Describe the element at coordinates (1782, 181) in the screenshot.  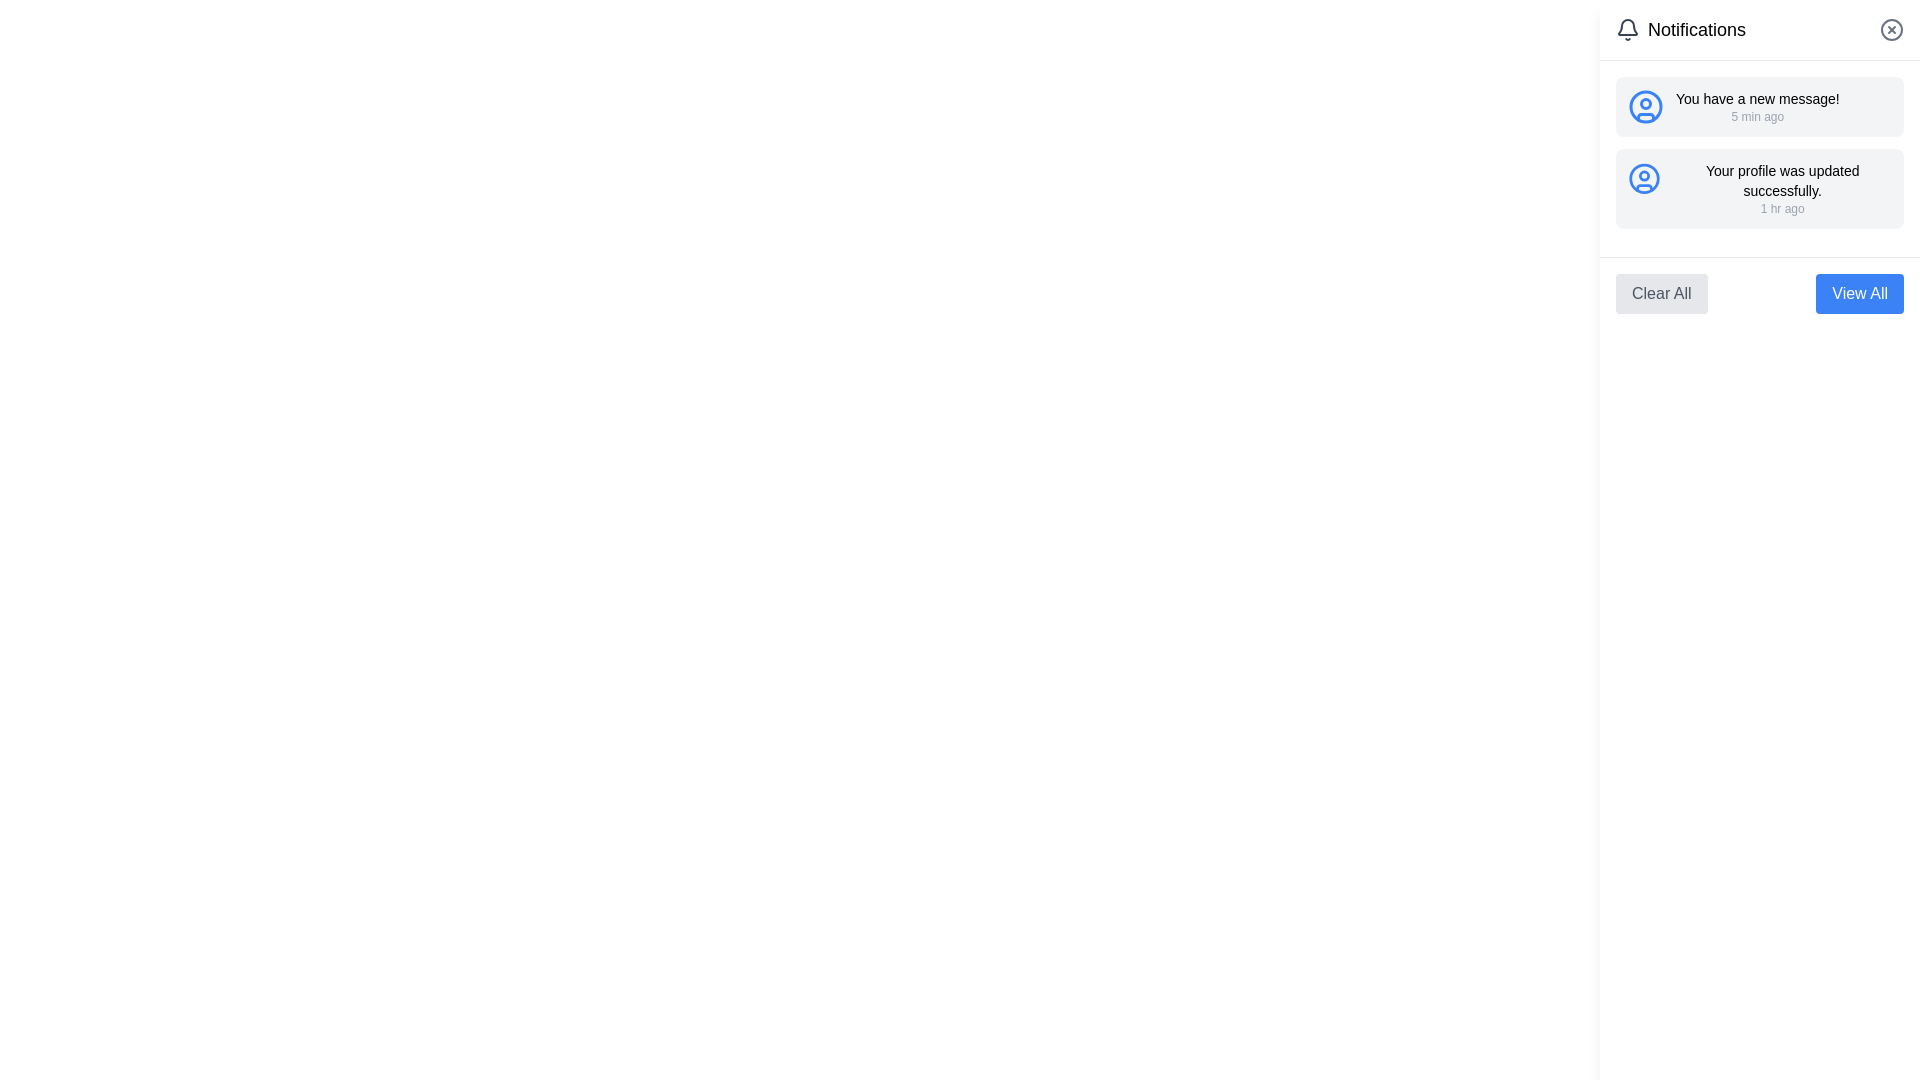
I see `the Text Display that notifies the user about their successful profile update, located in the sidebar on the right-hand side of the page` at that location.